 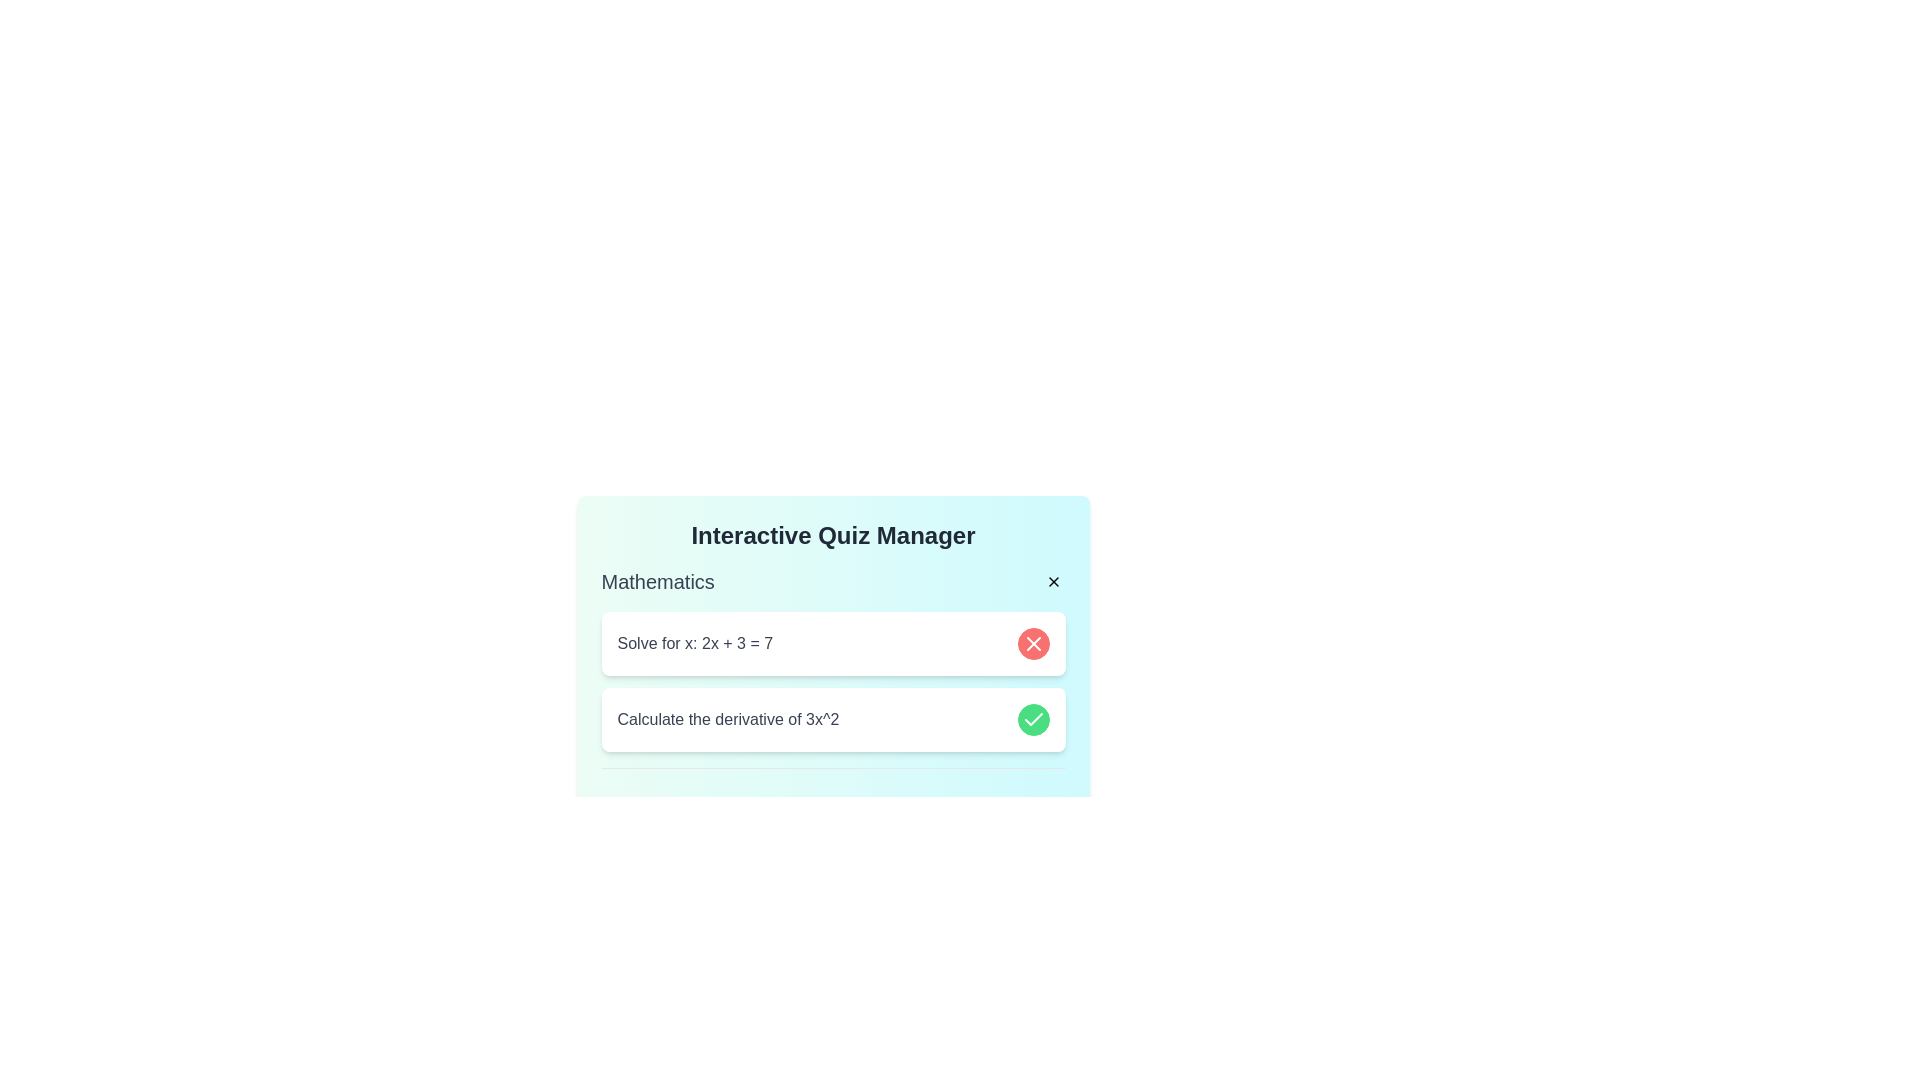 What do you see at coordinates (727, 720) in the screenshot?
I see `the static text displaying the mathematical question, which is located below the 'Solve for x: 2x + 3 = 7' text and to the left of a green checkmark icon` at bounding box center [727, 720].